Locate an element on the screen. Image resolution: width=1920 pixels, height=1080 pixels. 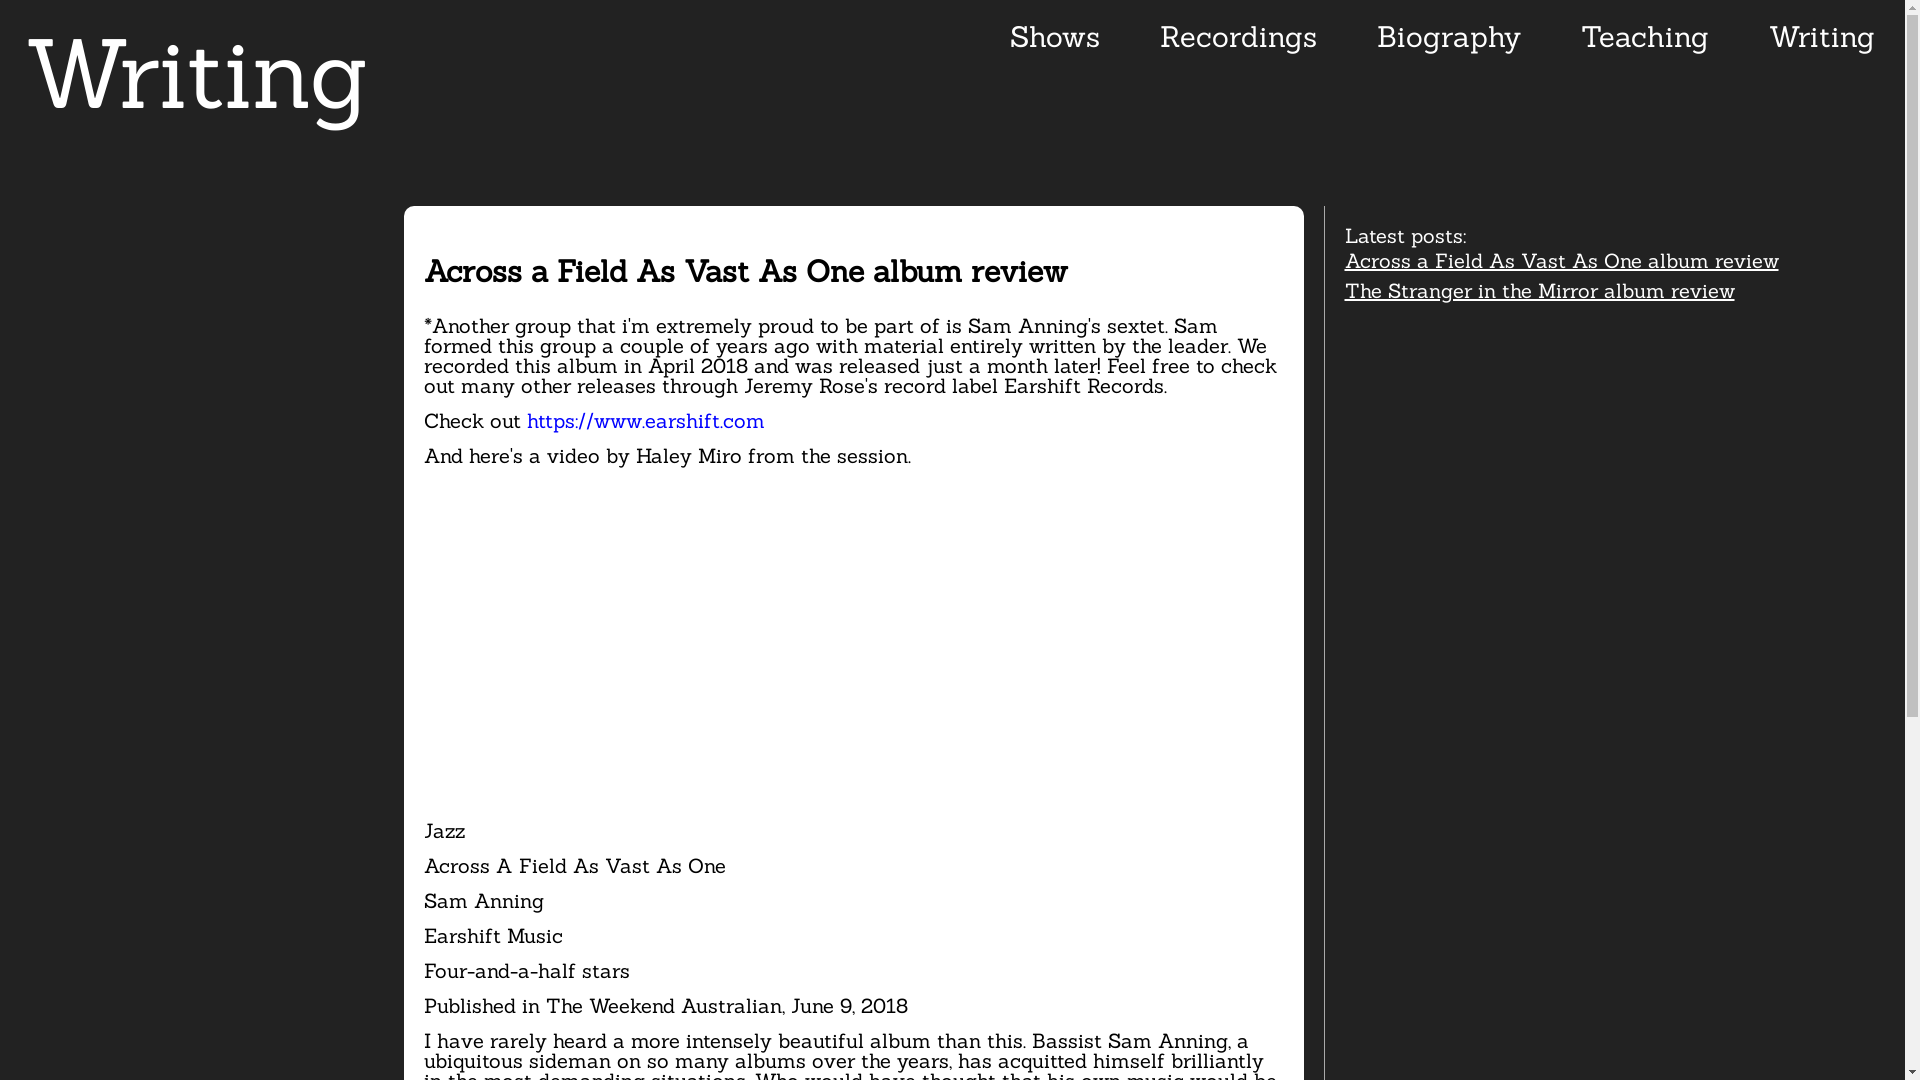
'Recordings' is located at coordinates (1237, 36).